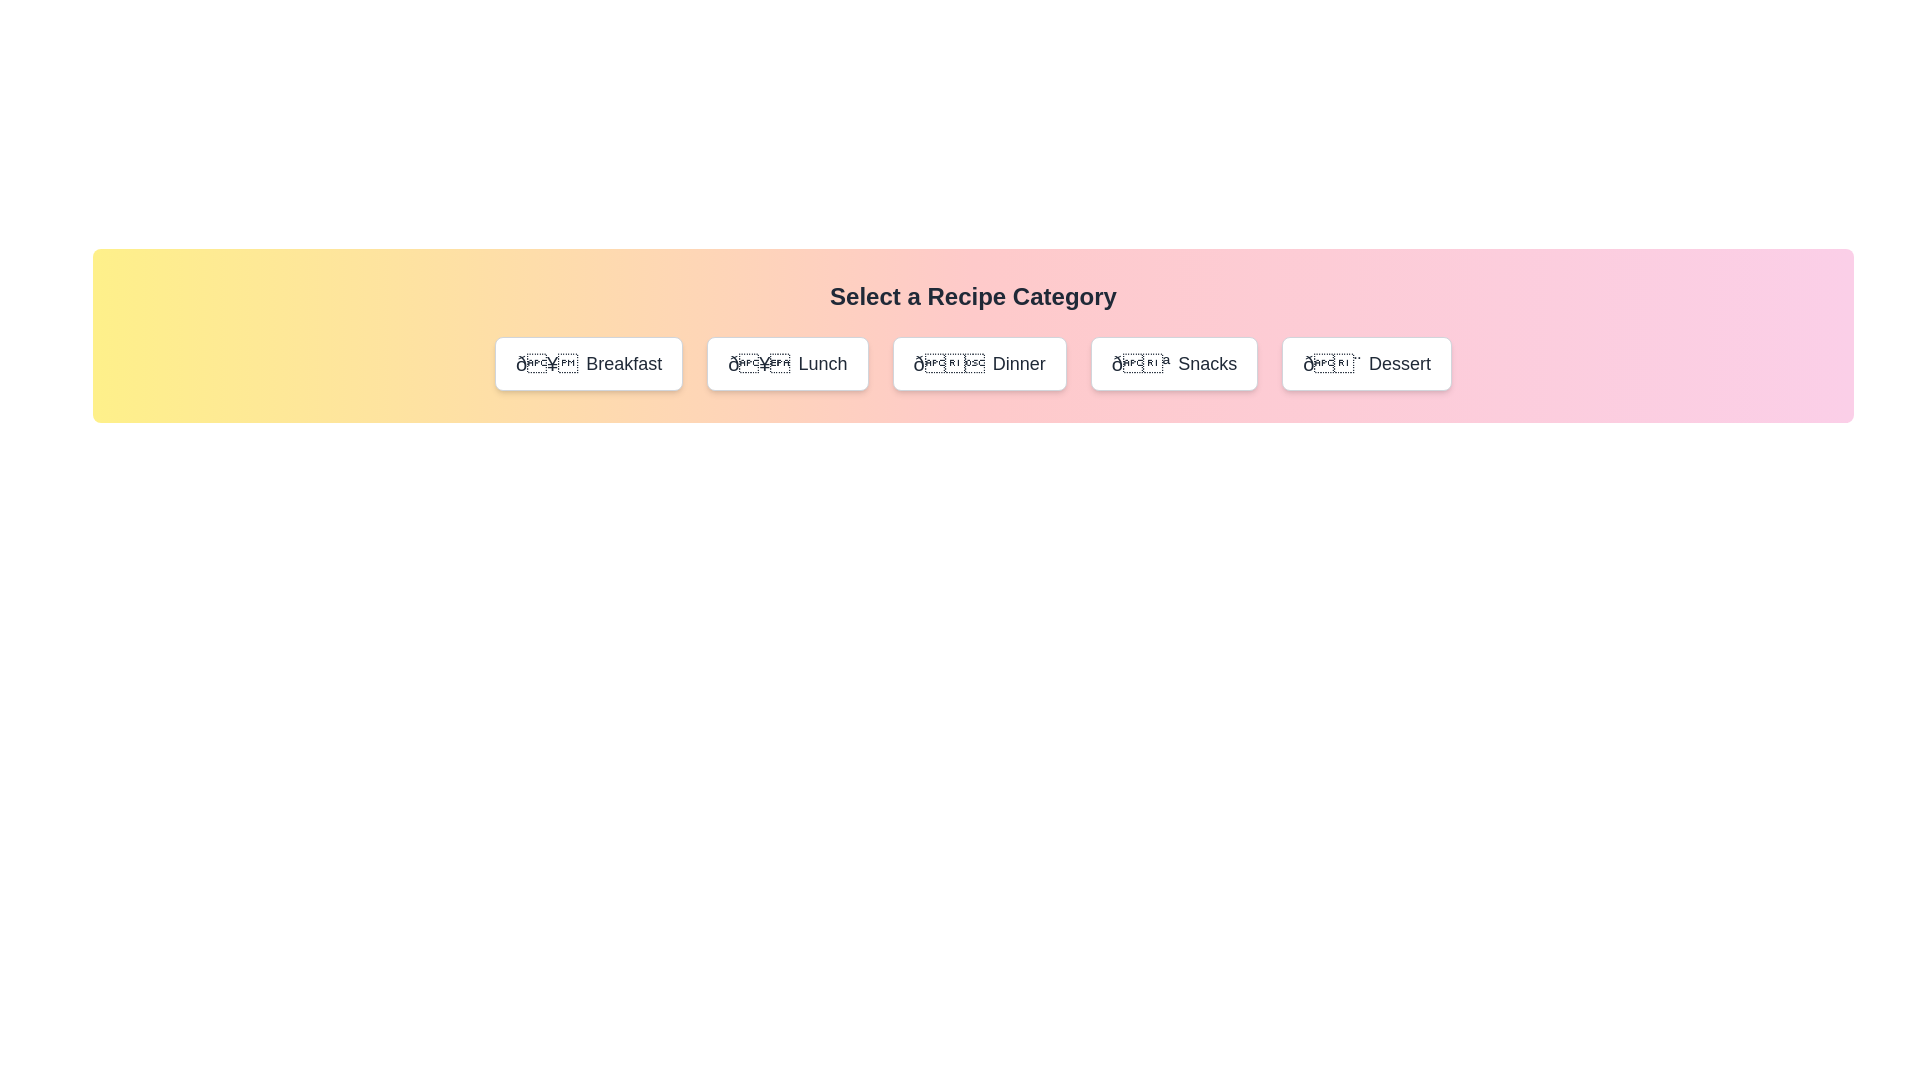  What do you see at coordinates (1366, 363) in the screenshot?
I see `the Dessert button to see the hover effect` at bounding box center [1366, 363].